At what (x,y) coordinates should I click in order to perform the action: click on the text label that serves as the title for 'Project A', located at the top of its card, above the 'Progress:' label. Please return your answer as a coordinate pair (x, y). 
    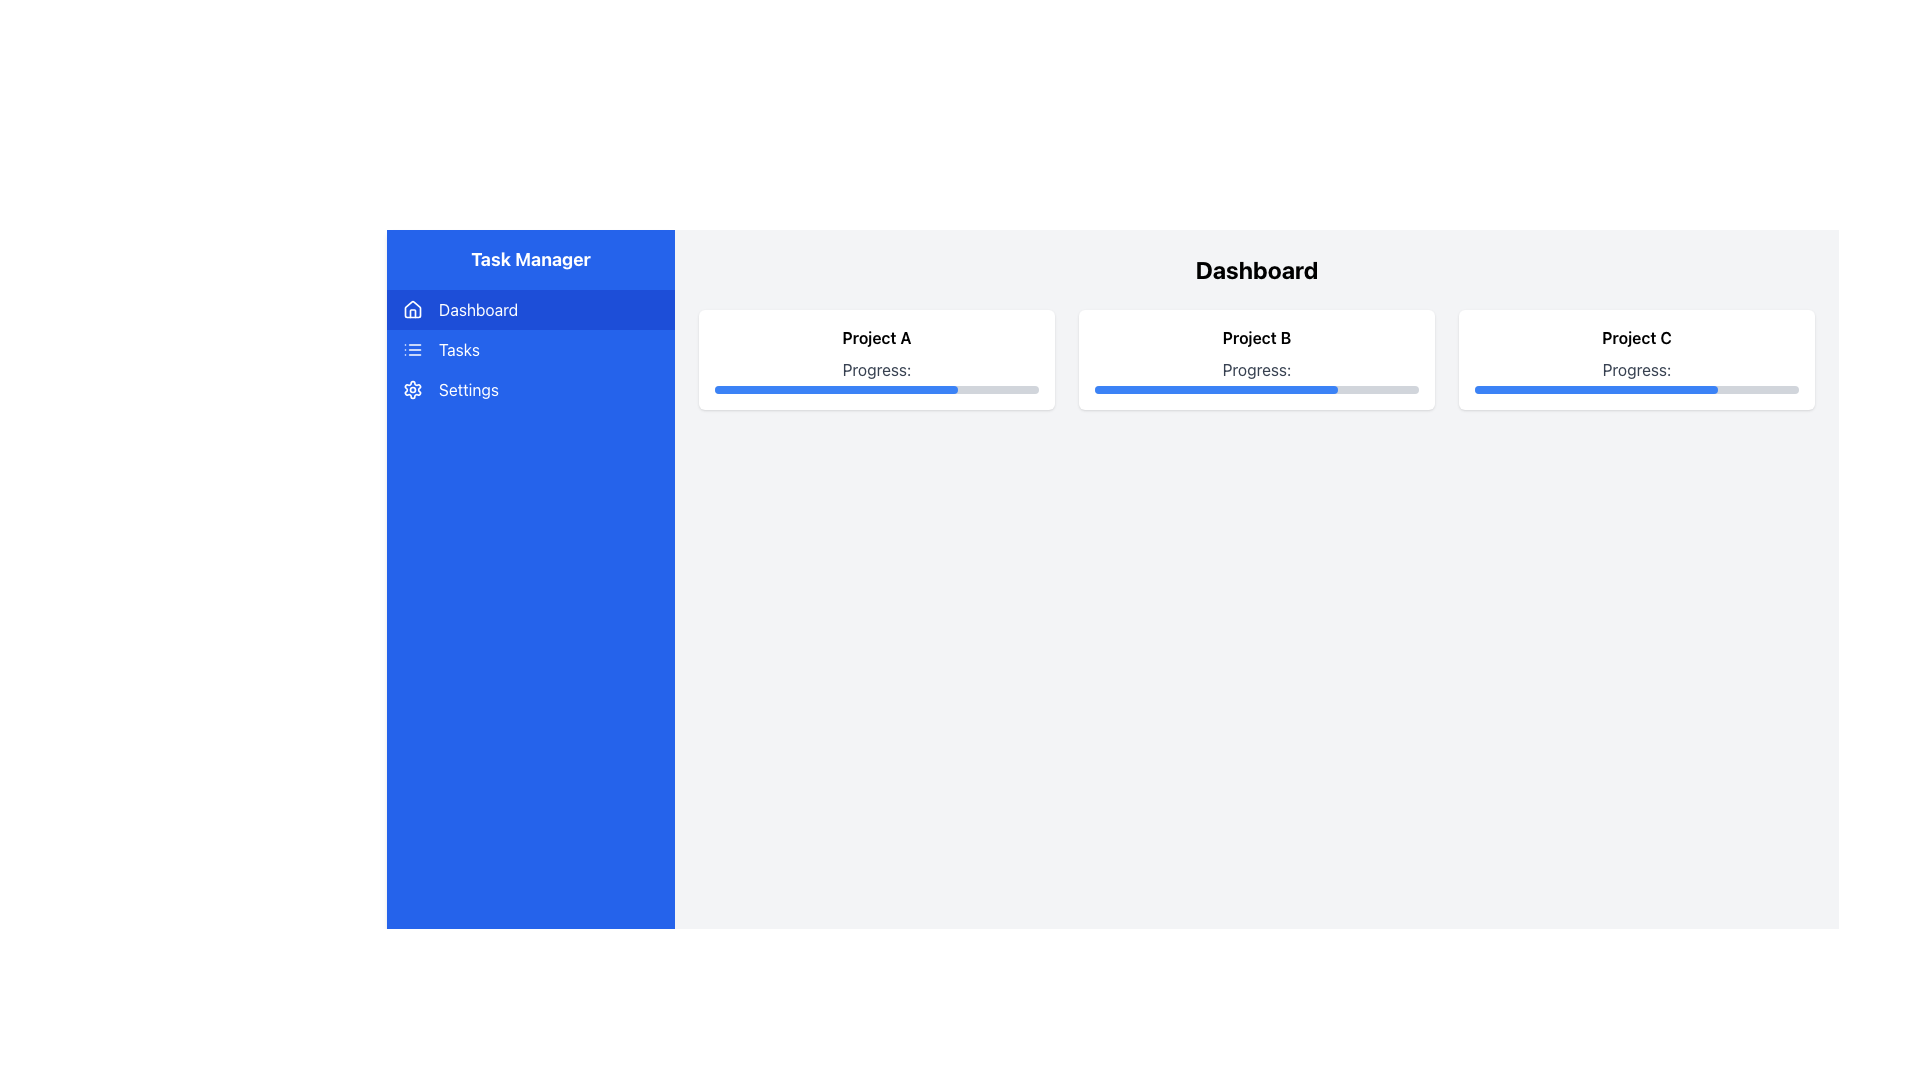
    Looking at the image, I should click on (877, 337).